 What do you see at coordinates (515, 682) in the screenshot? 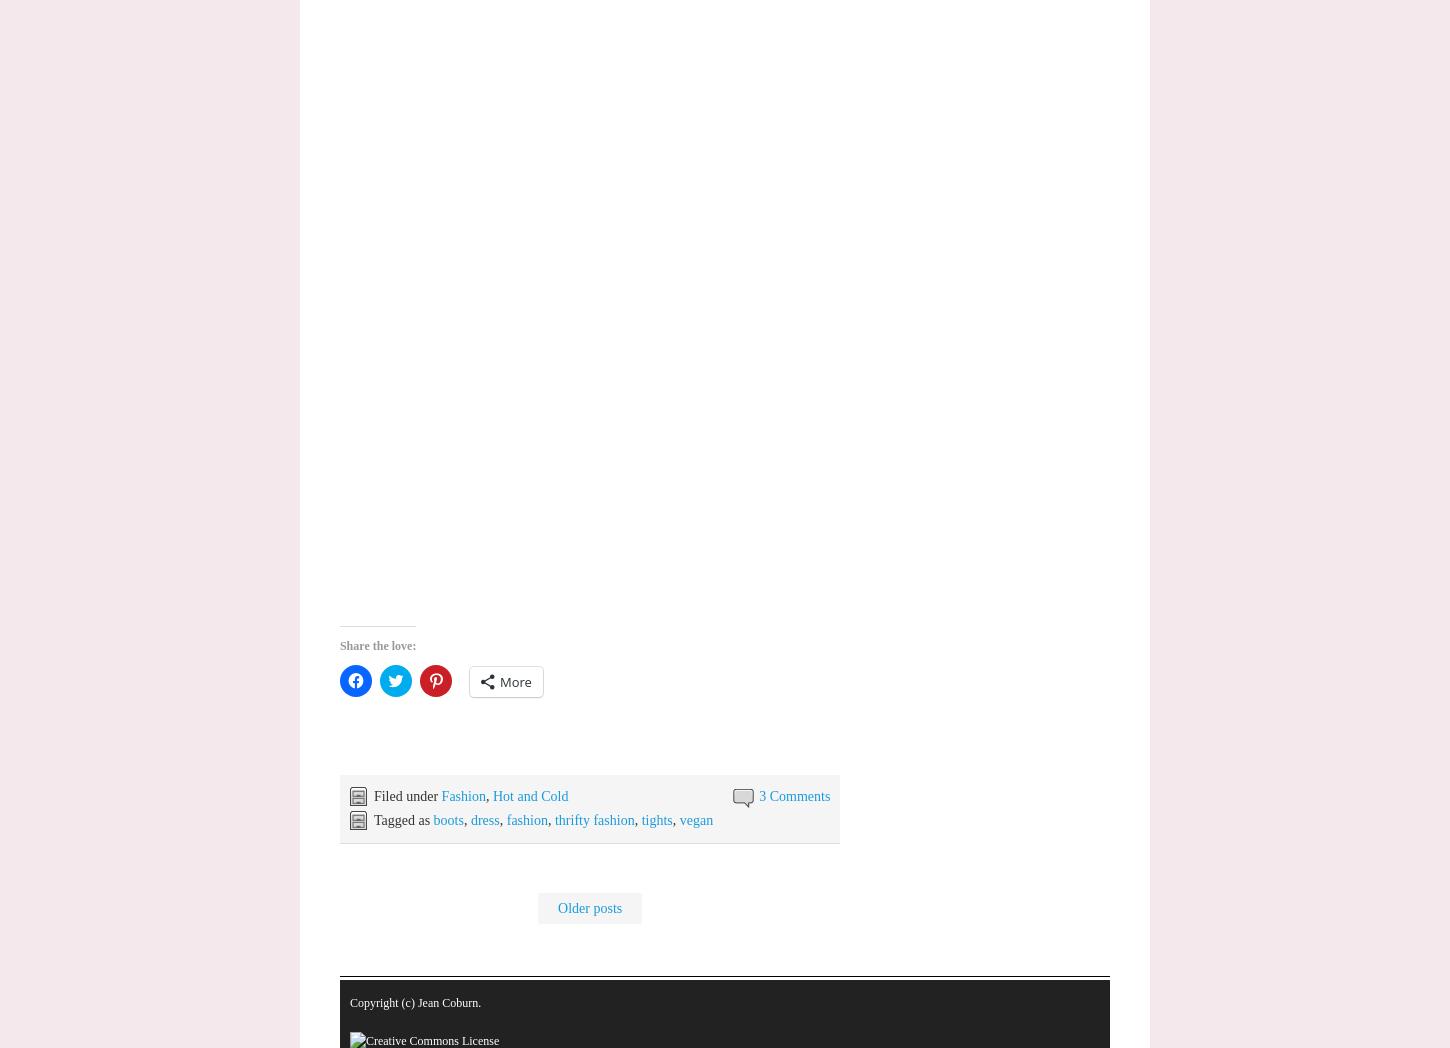
I see `'More'` at bounding box center [515, 682].